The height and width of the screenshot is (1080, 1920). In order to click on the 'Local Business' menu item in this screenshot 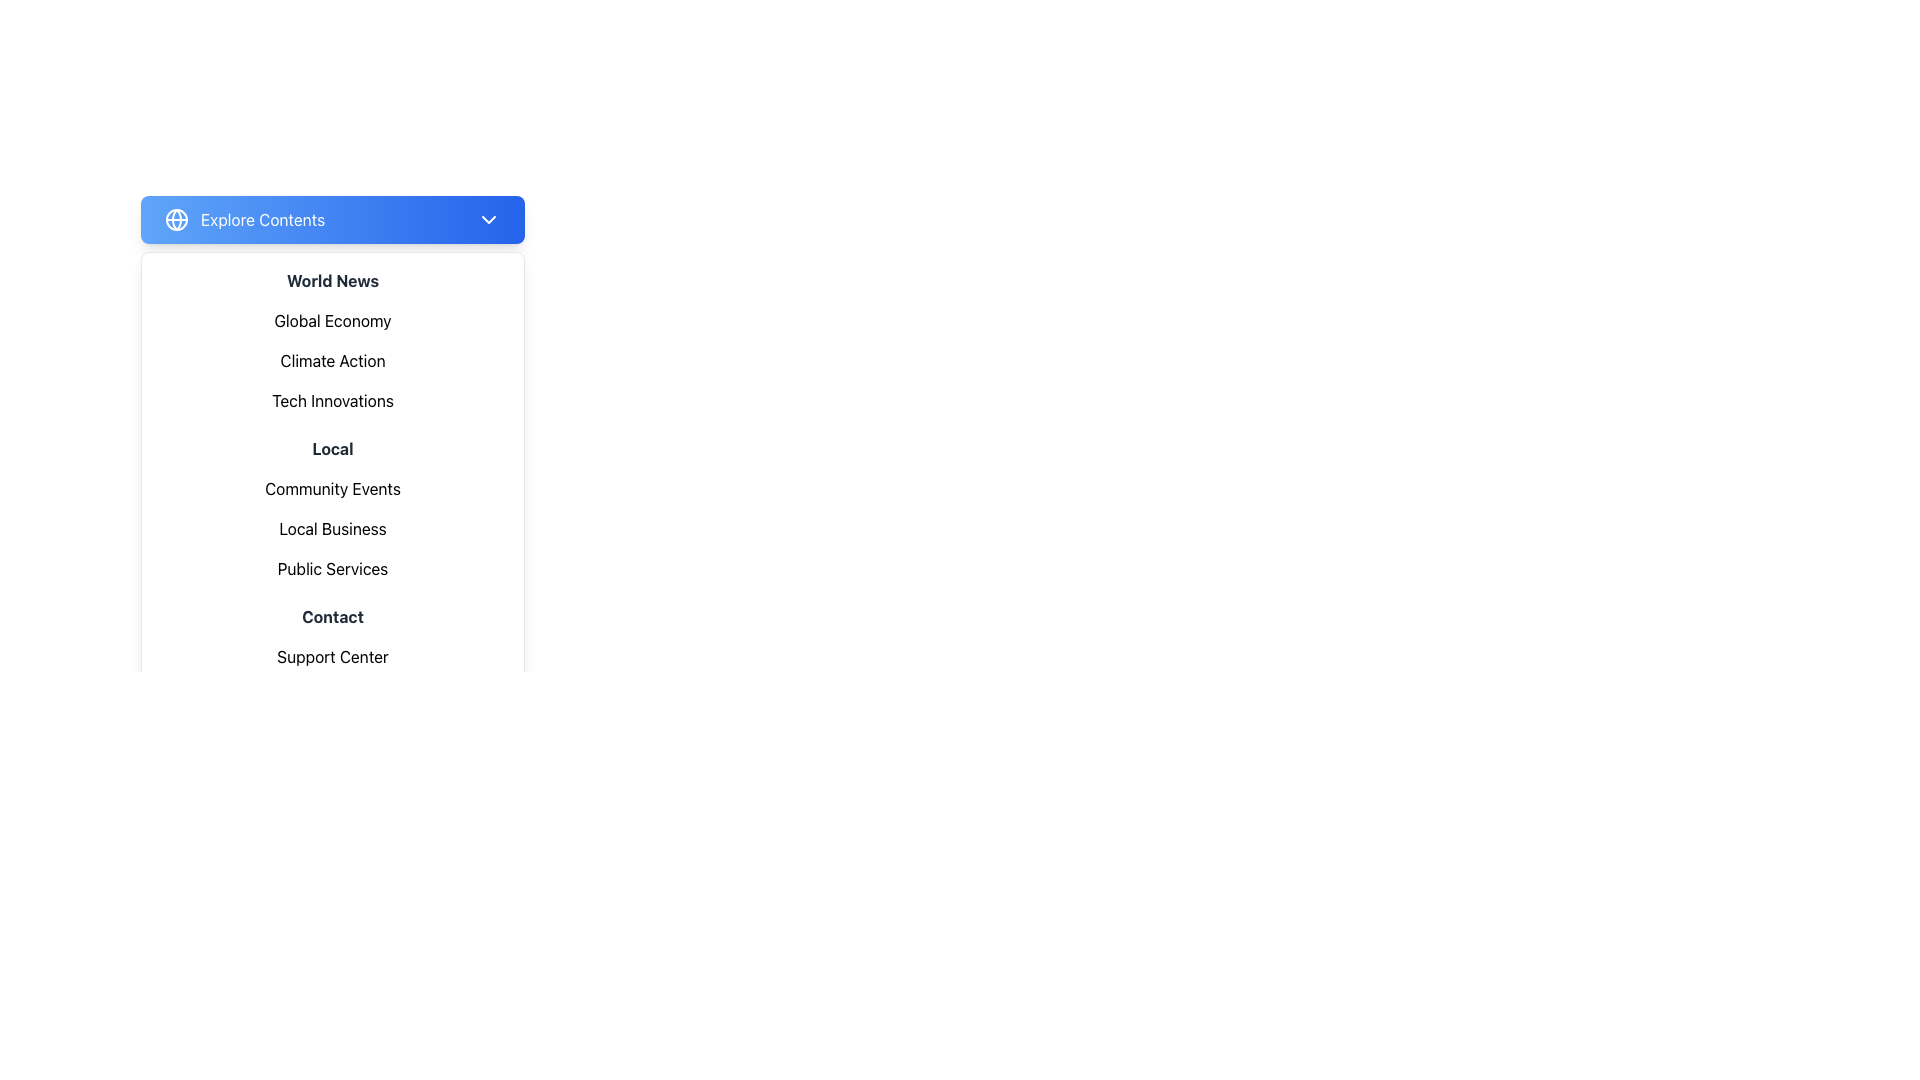, I will do `click(332, 527)`.